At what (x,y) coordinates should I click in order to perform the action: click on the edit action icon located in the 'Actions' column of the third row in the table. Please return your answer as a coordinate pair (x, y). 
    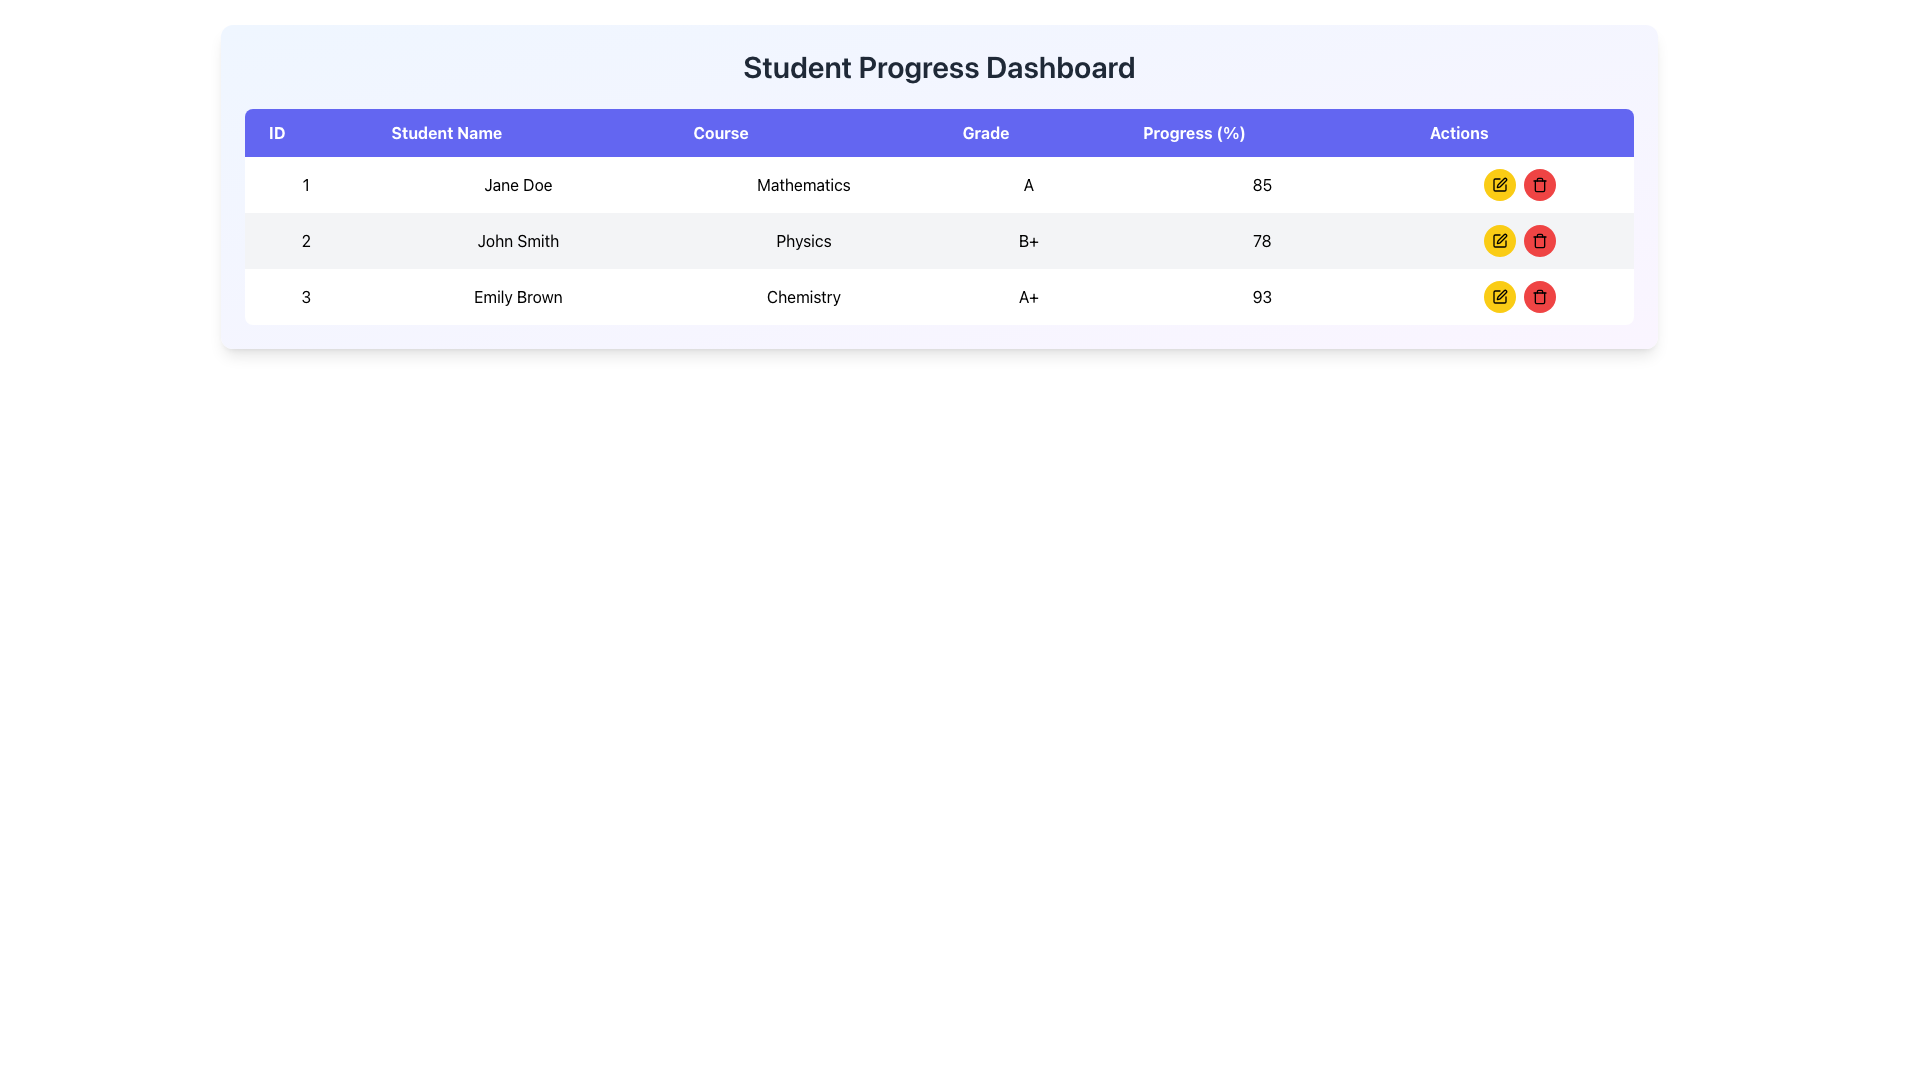
    Looking at the image, I should click on (1499, 185).